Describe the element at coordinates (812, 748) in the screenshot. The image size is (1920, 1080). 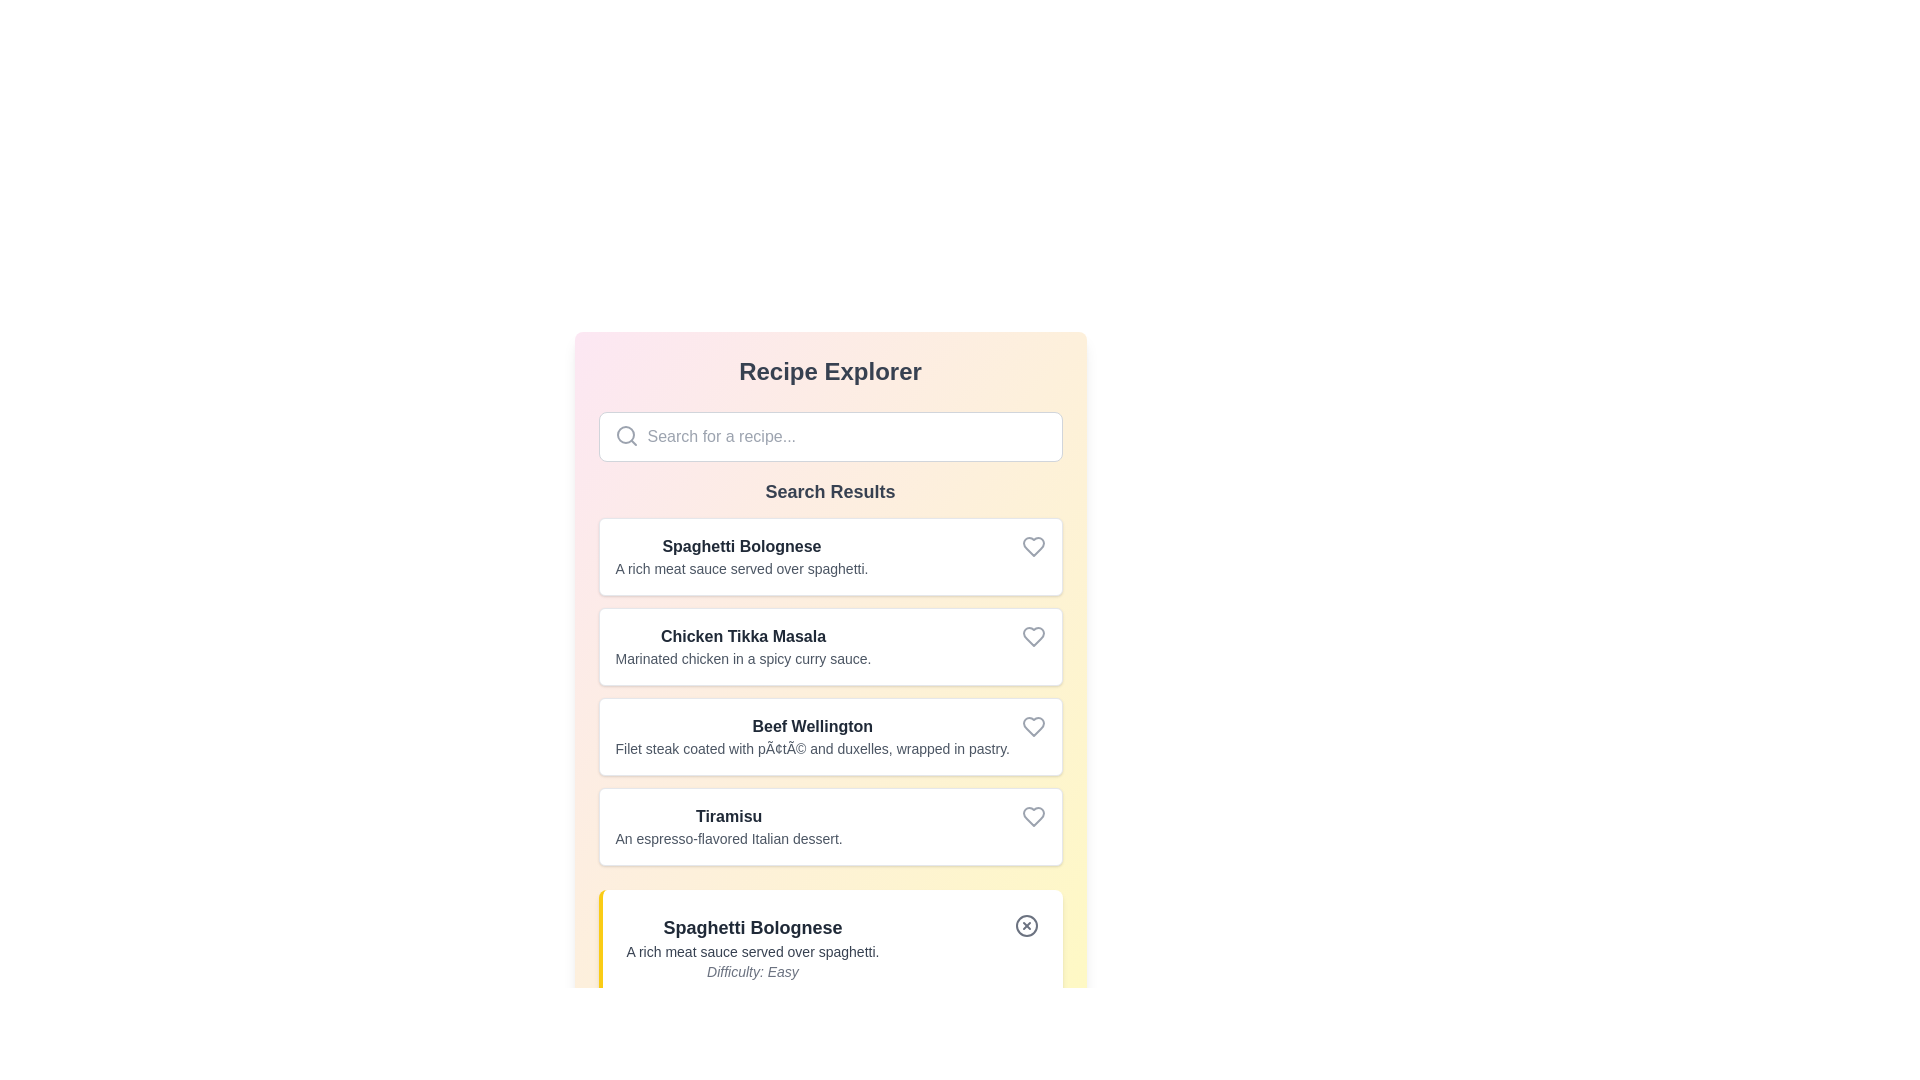
I see `additional descriptive text for the dish 'Beef Wellington' located below its title in the 'Recipe Explorer' section` at that location.